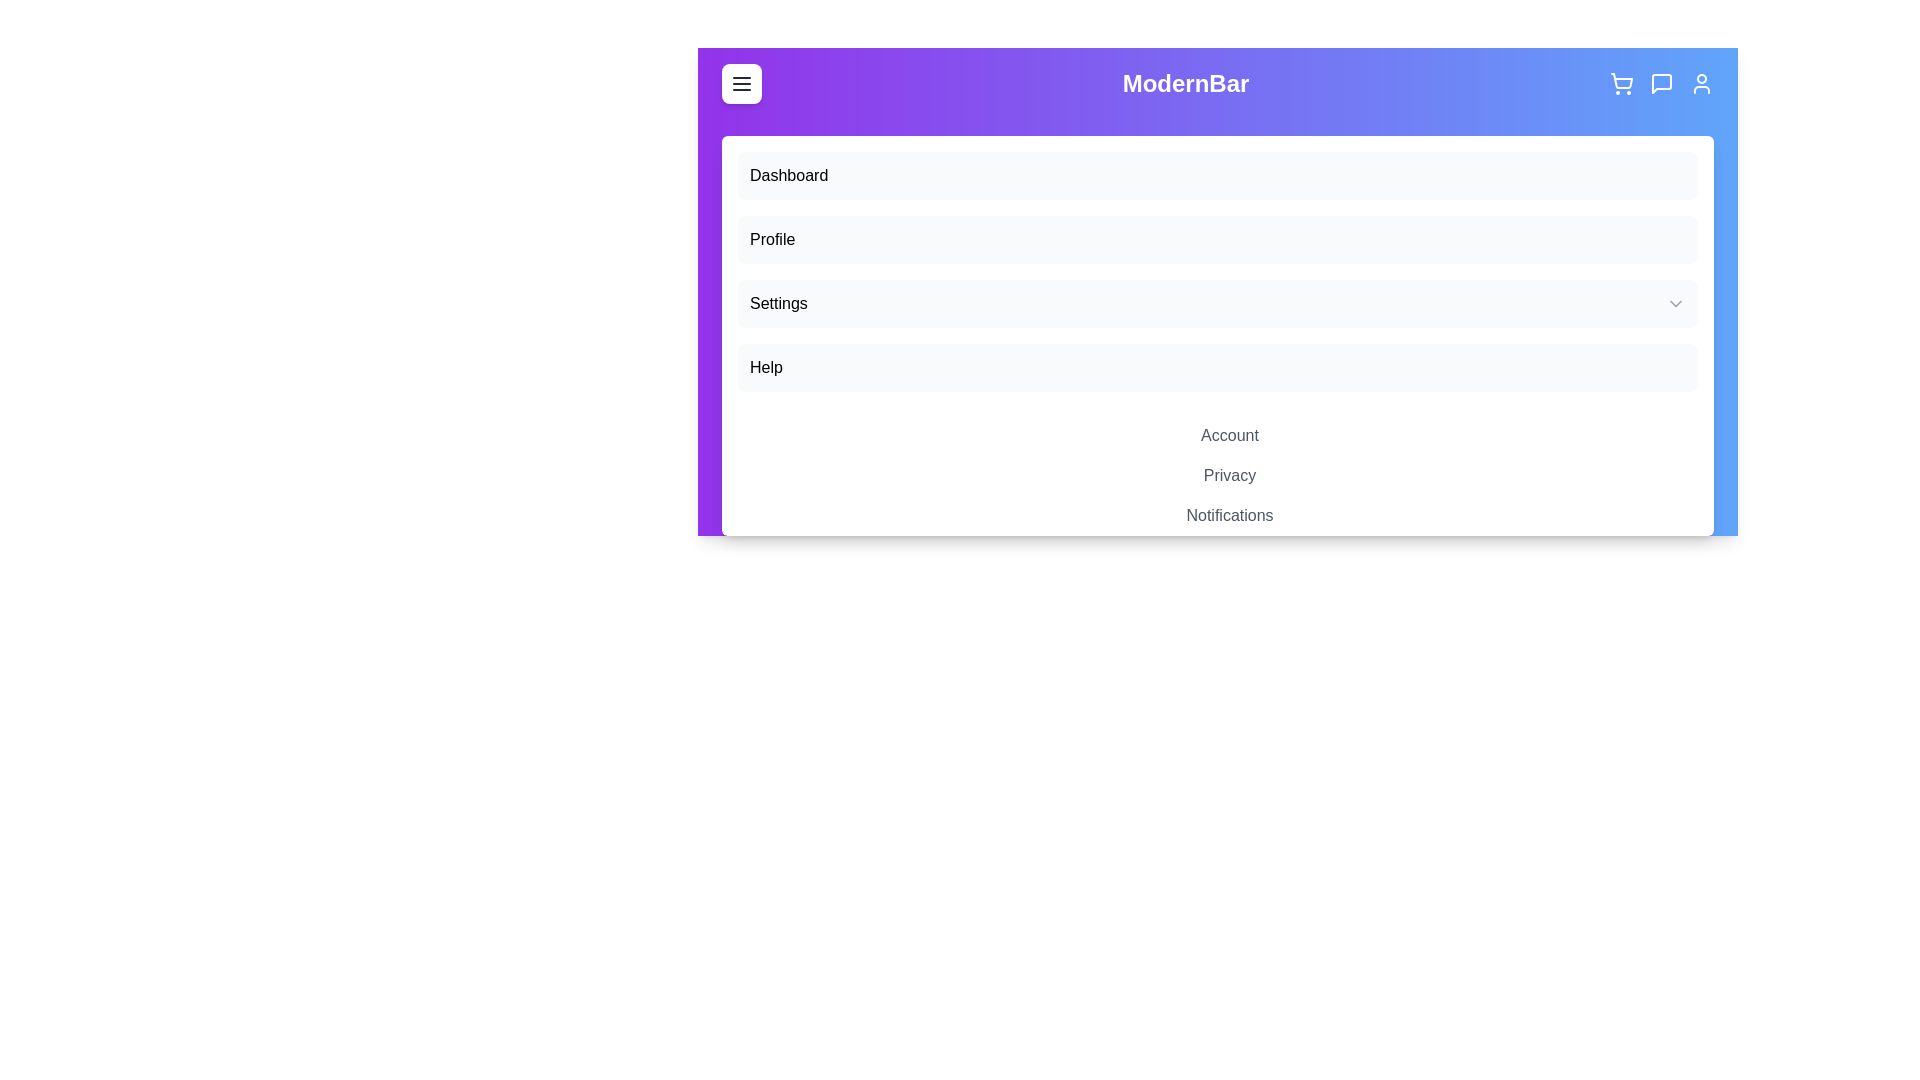 The height and width of the screenshot is (1080, 1920). What do you see at coordinates (1228, 475) in the screenshot?
I see `the sub-option Privacy under the 'Settings' dropdown` at bounding box center [1228, 475].